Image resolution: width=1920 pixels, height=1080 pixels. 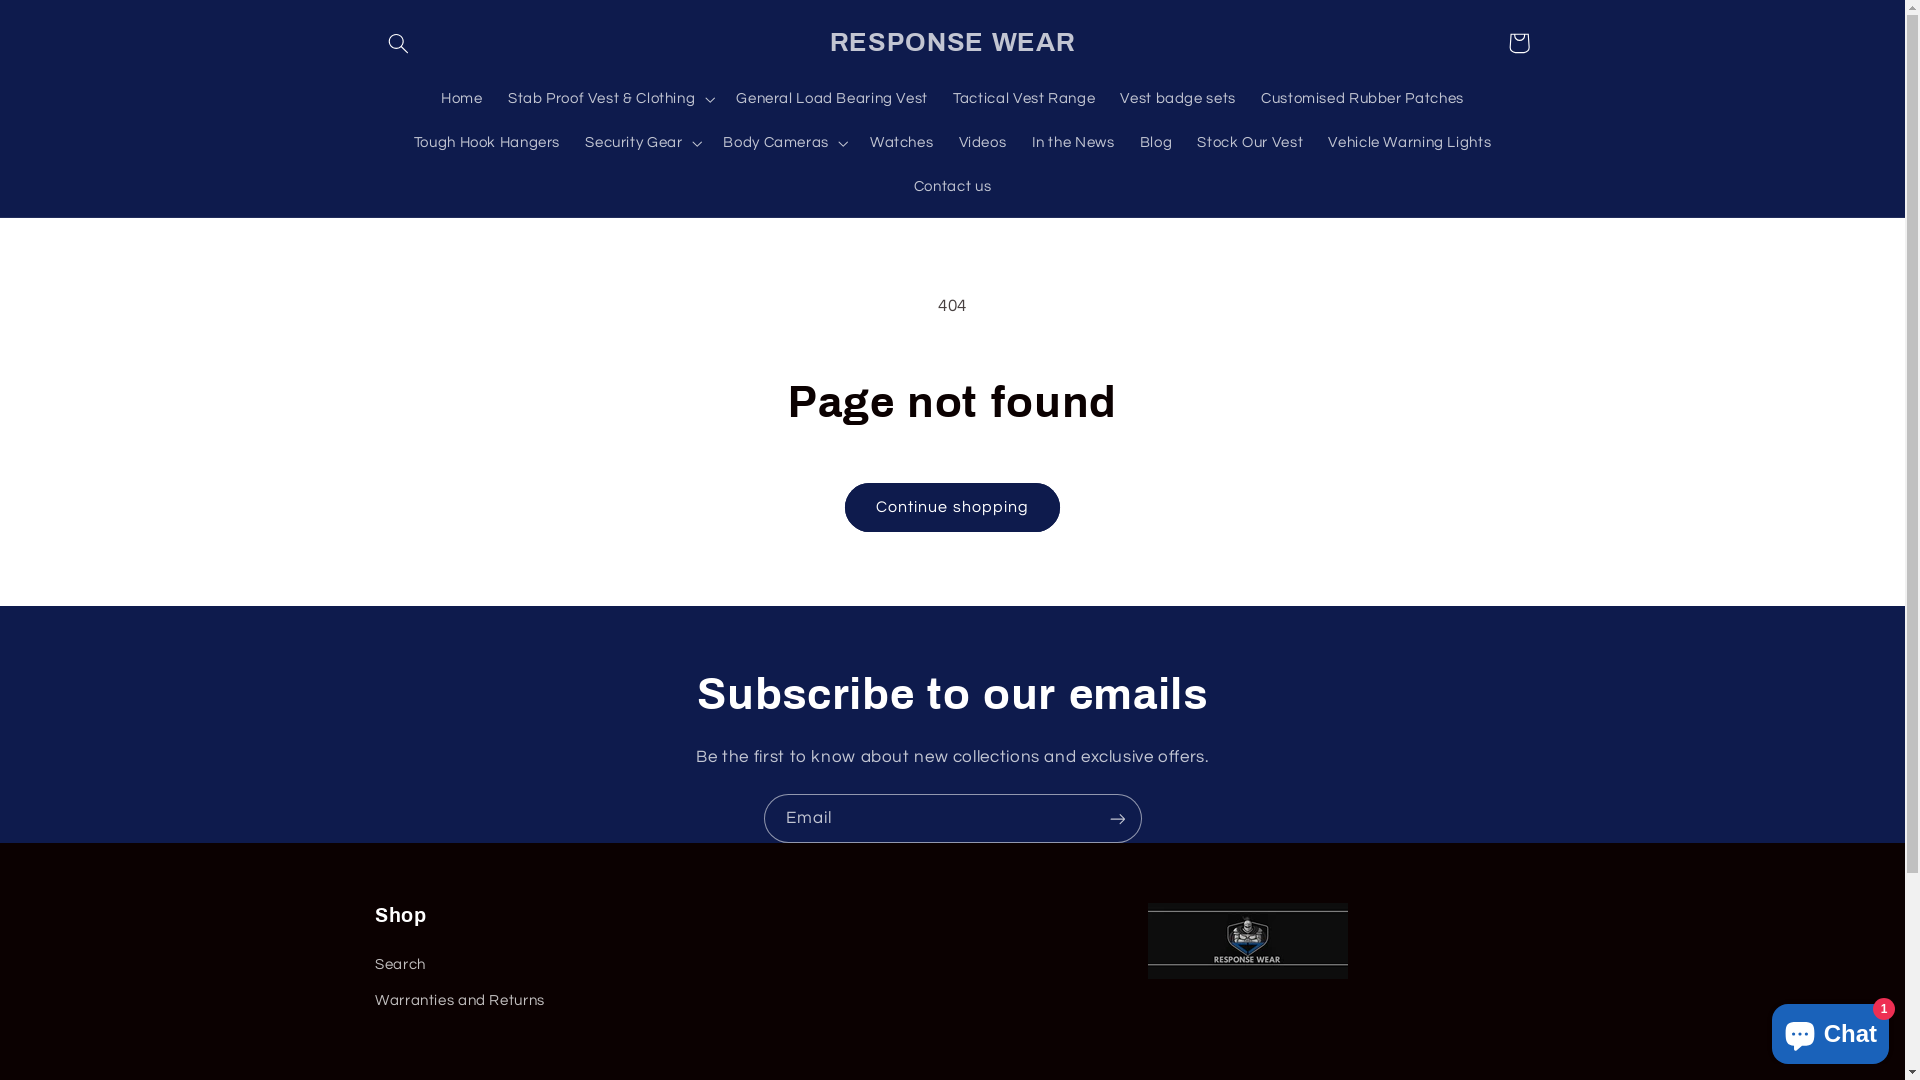 I want to click on 'Shopify online store chat', so click(x=1766, y=1029).